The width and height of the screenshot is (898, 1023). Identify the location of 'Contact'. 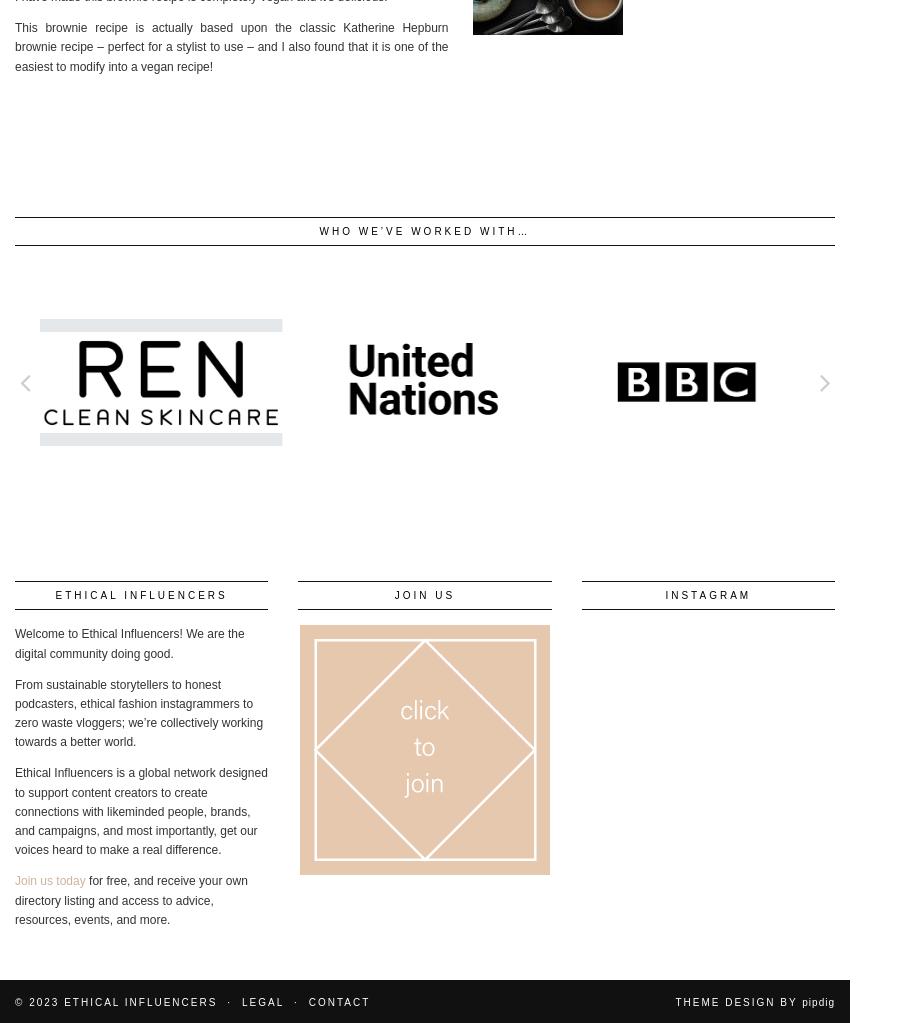
(338, 1000).